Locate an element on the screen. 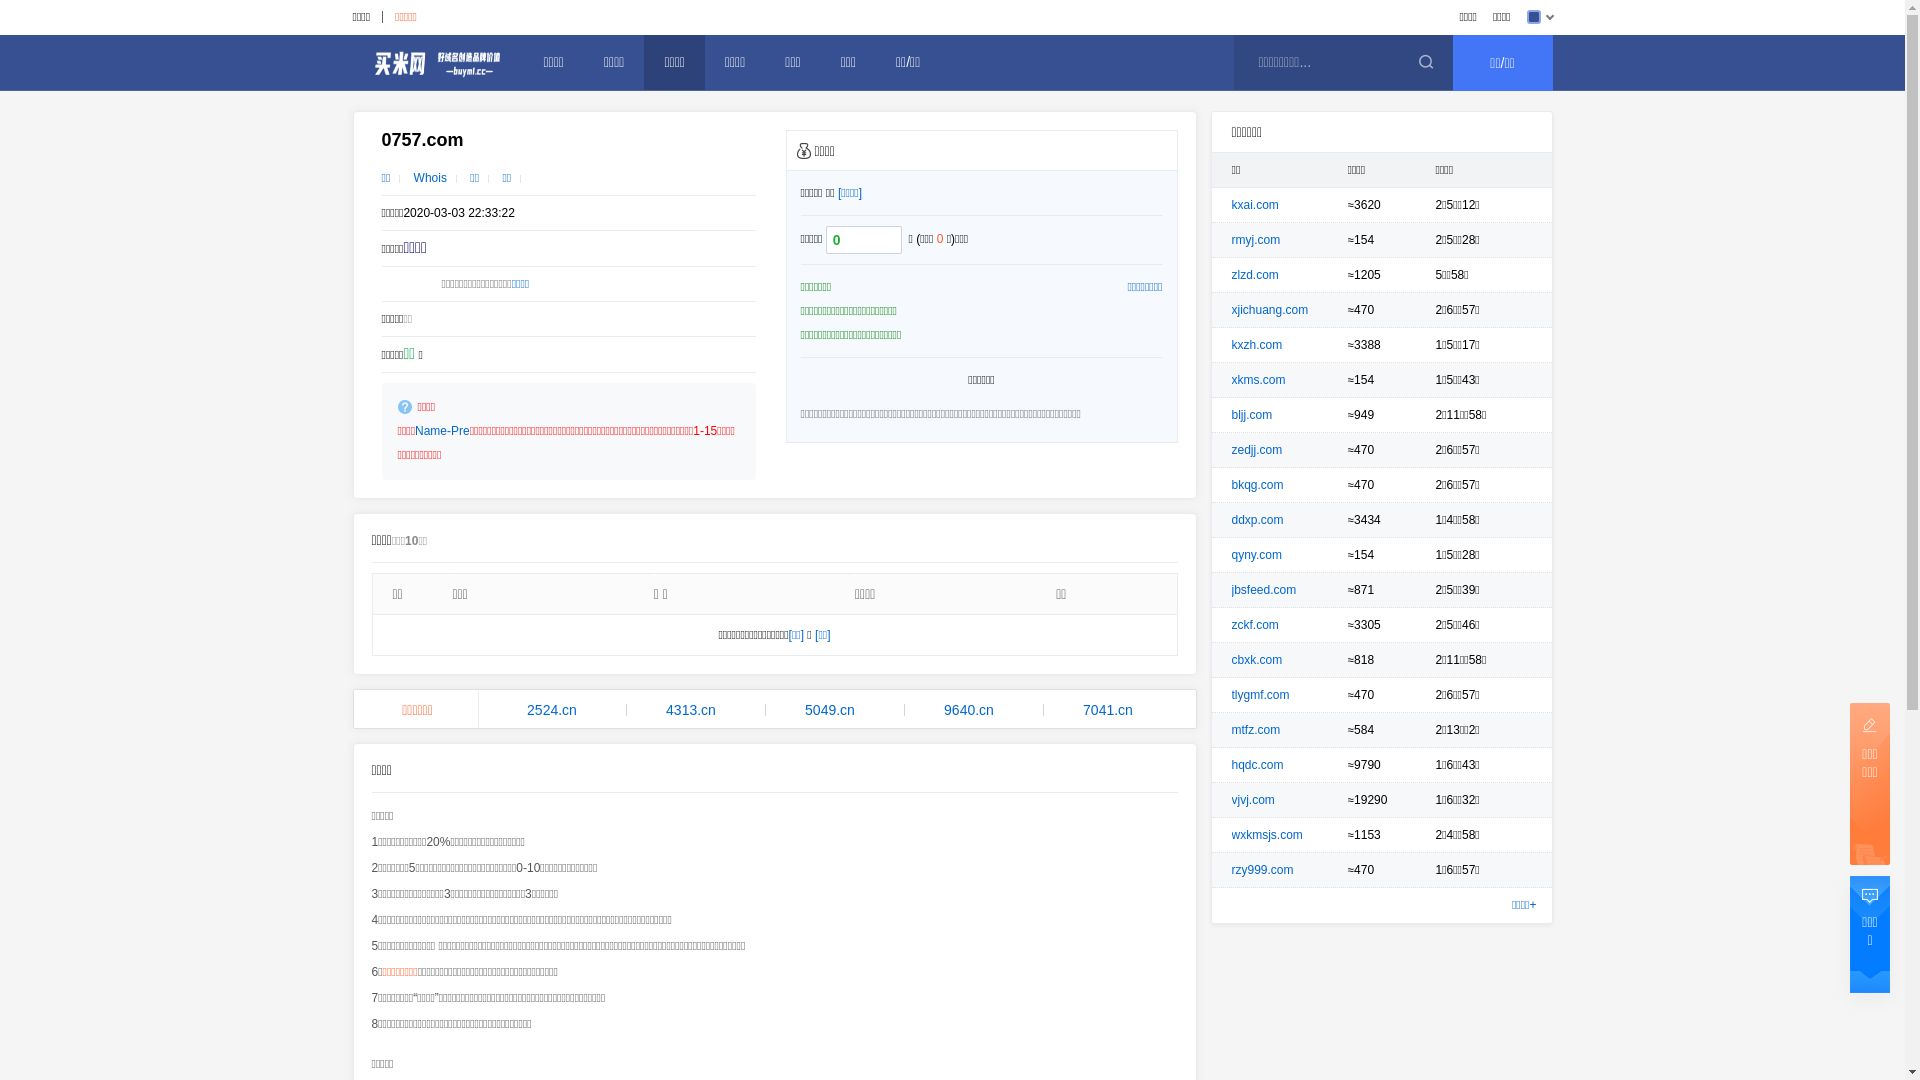 This screenshot has width=1920, height=1080. '7041.cn' is located at coordinates (1106, 708).